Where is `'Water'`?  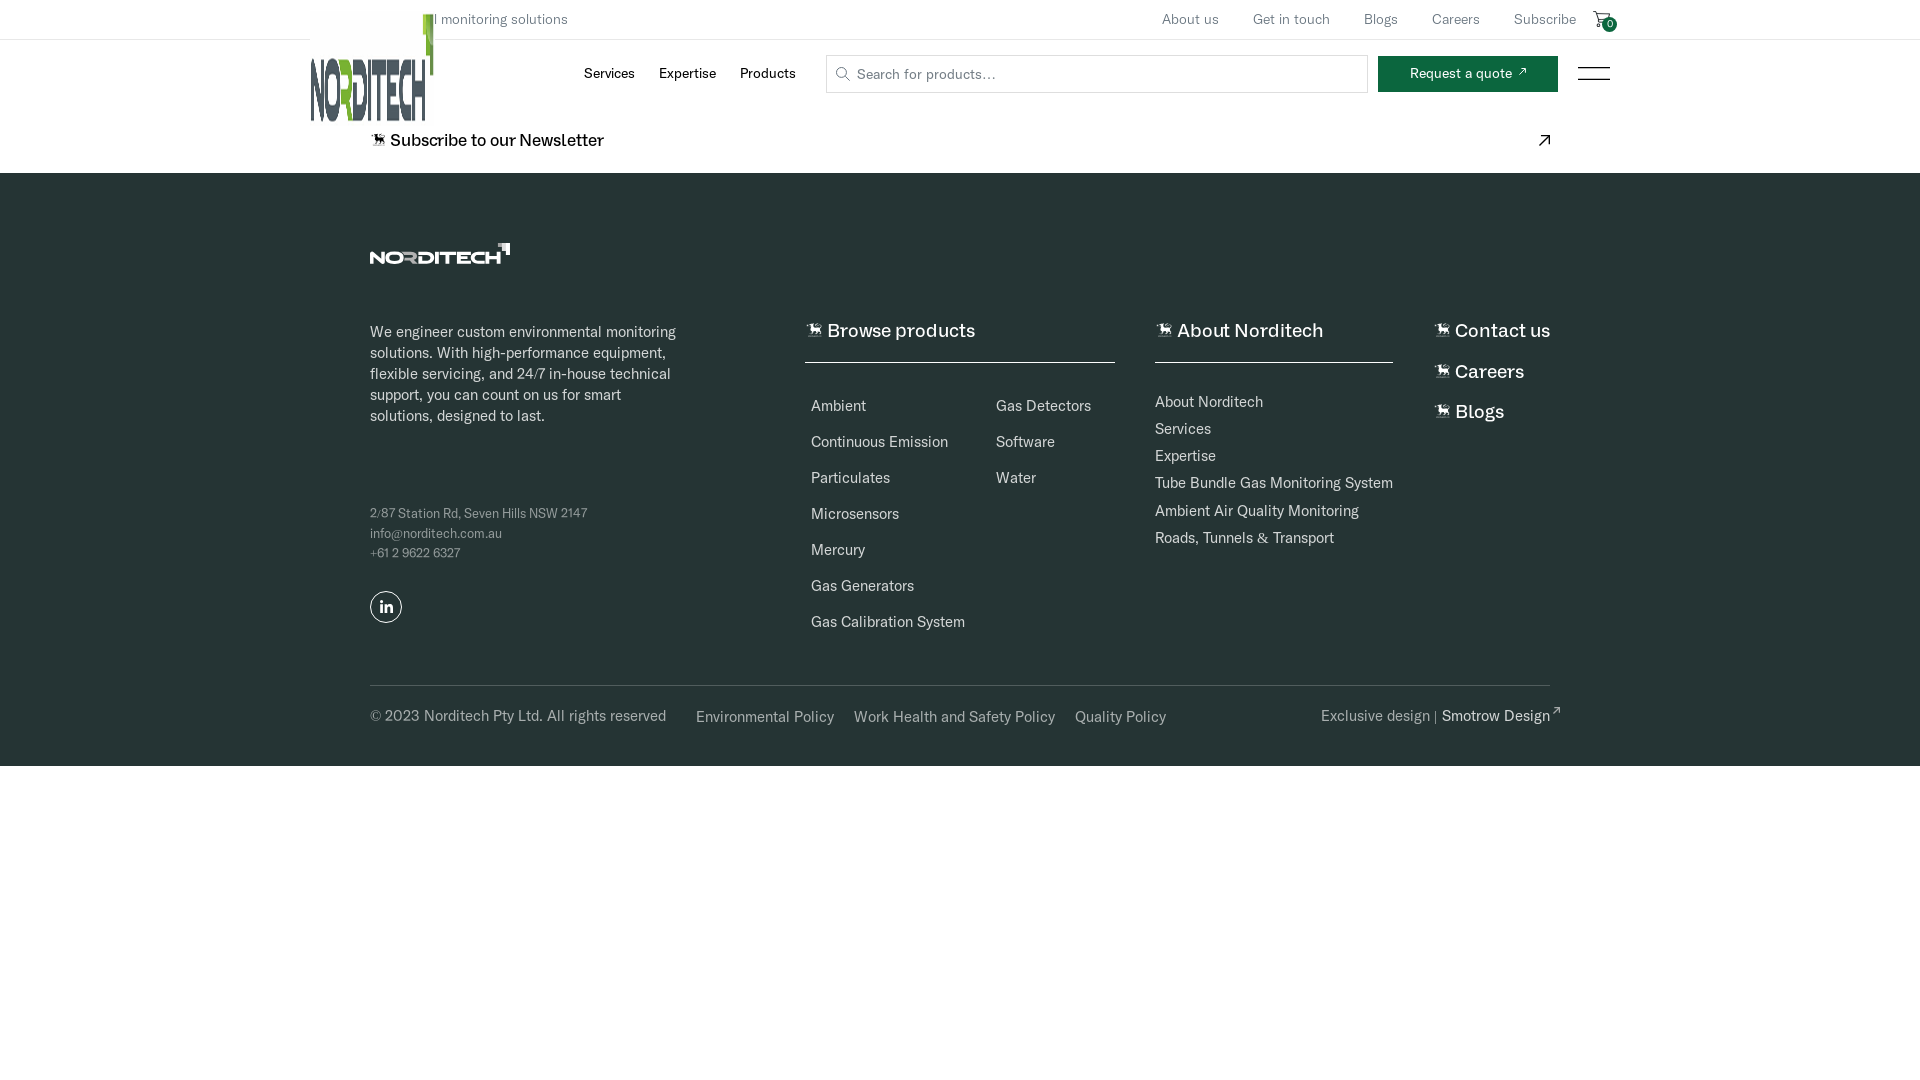
'Water' is located at coordinates (1002, 478).